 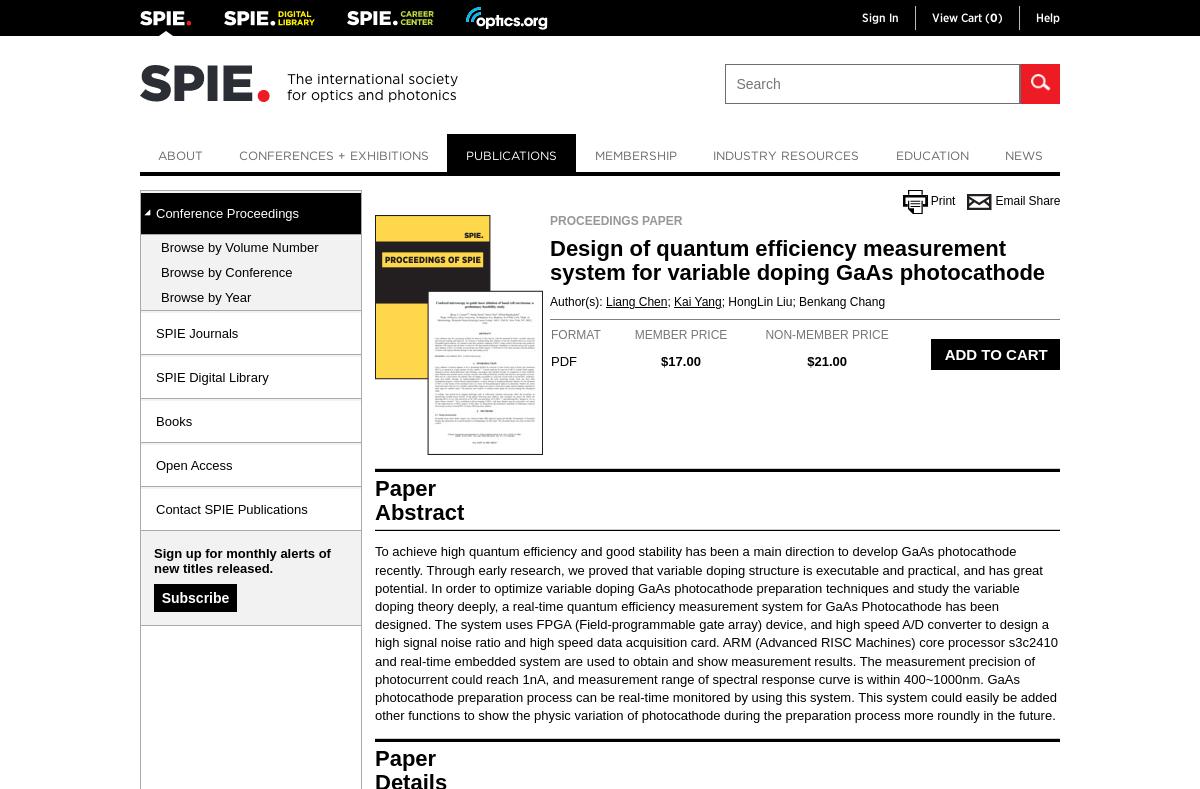 I want to click on 'Non-Member Price', so click(x=825, y=334).